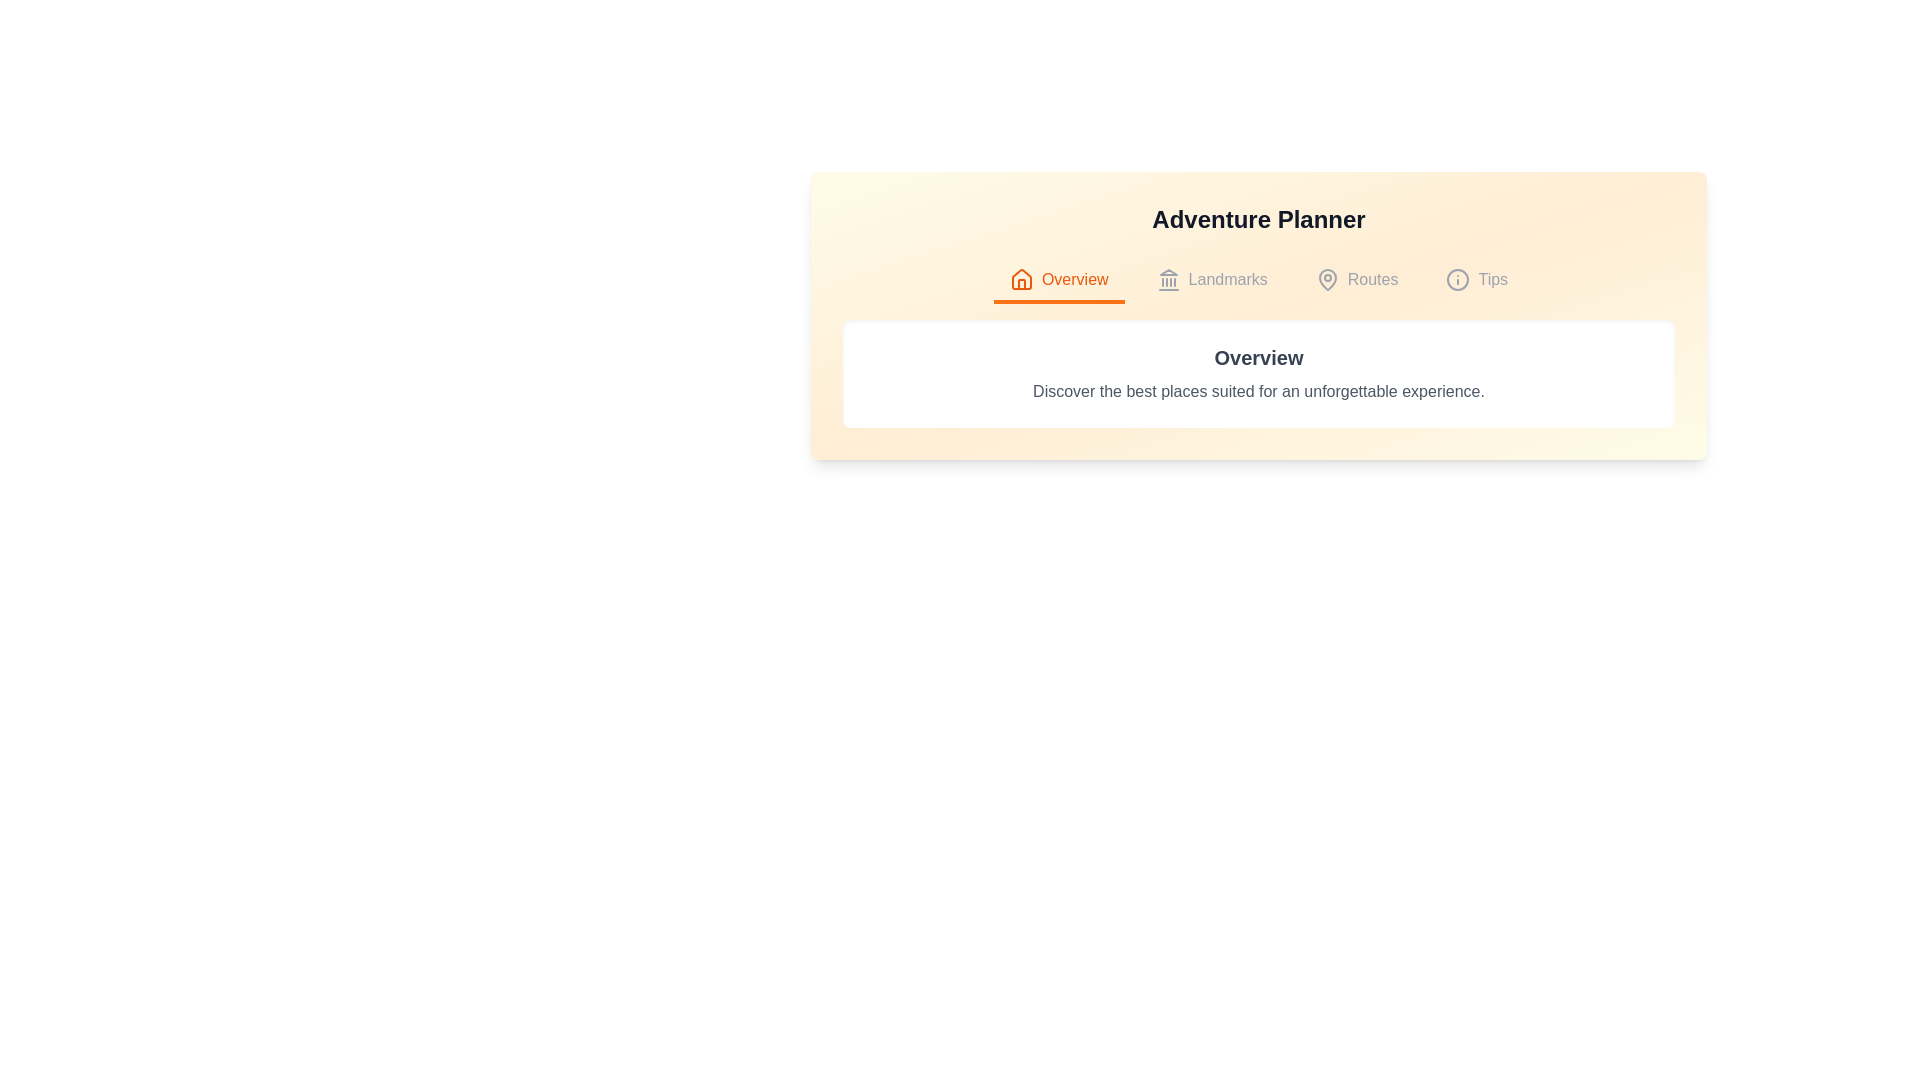  What do you see at coordinates (1357, 281) in the screenshot?
I see `the Routes tab` at bounding box center [1357, 281].